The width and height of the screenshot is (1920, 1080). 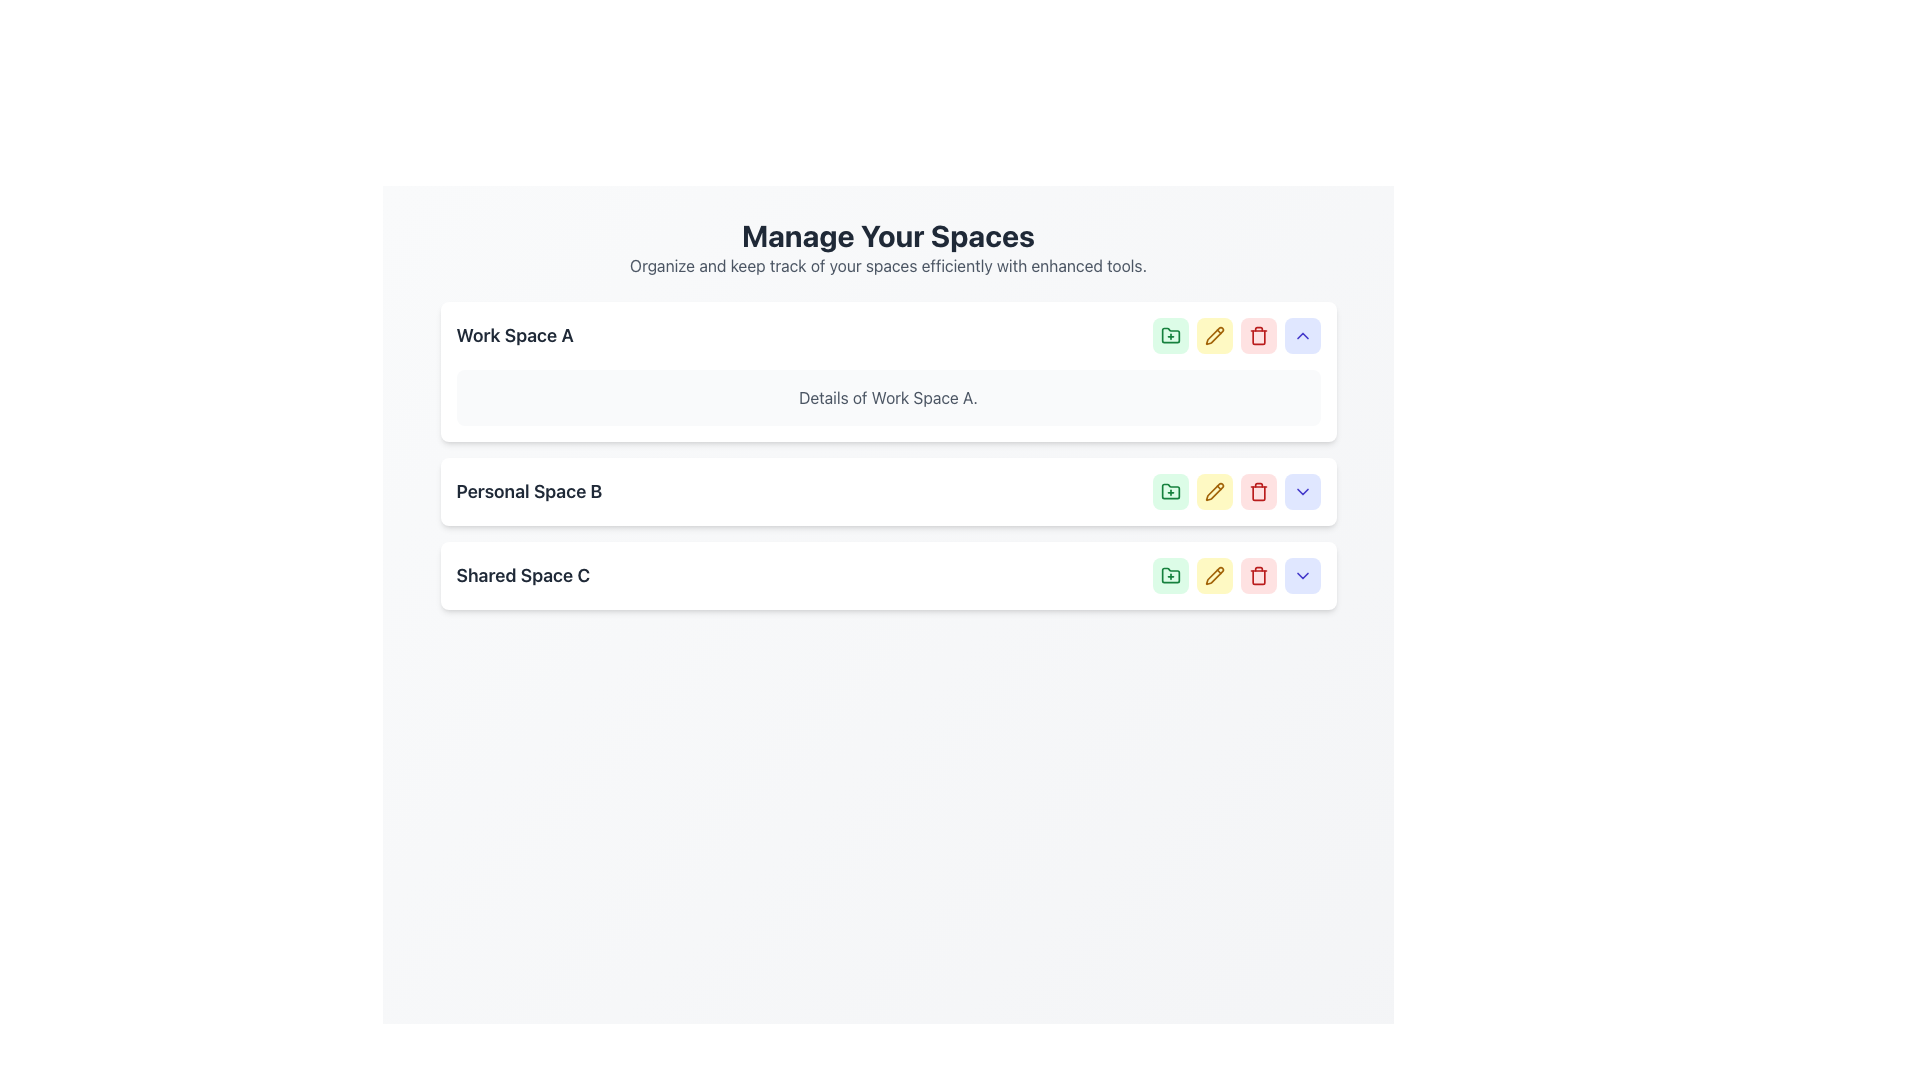 I want to click on the delete button icon, which is the third button from the right in the horizontal row of buttons, located to the right of 'Work Space A', so click(x=1257, y=492).